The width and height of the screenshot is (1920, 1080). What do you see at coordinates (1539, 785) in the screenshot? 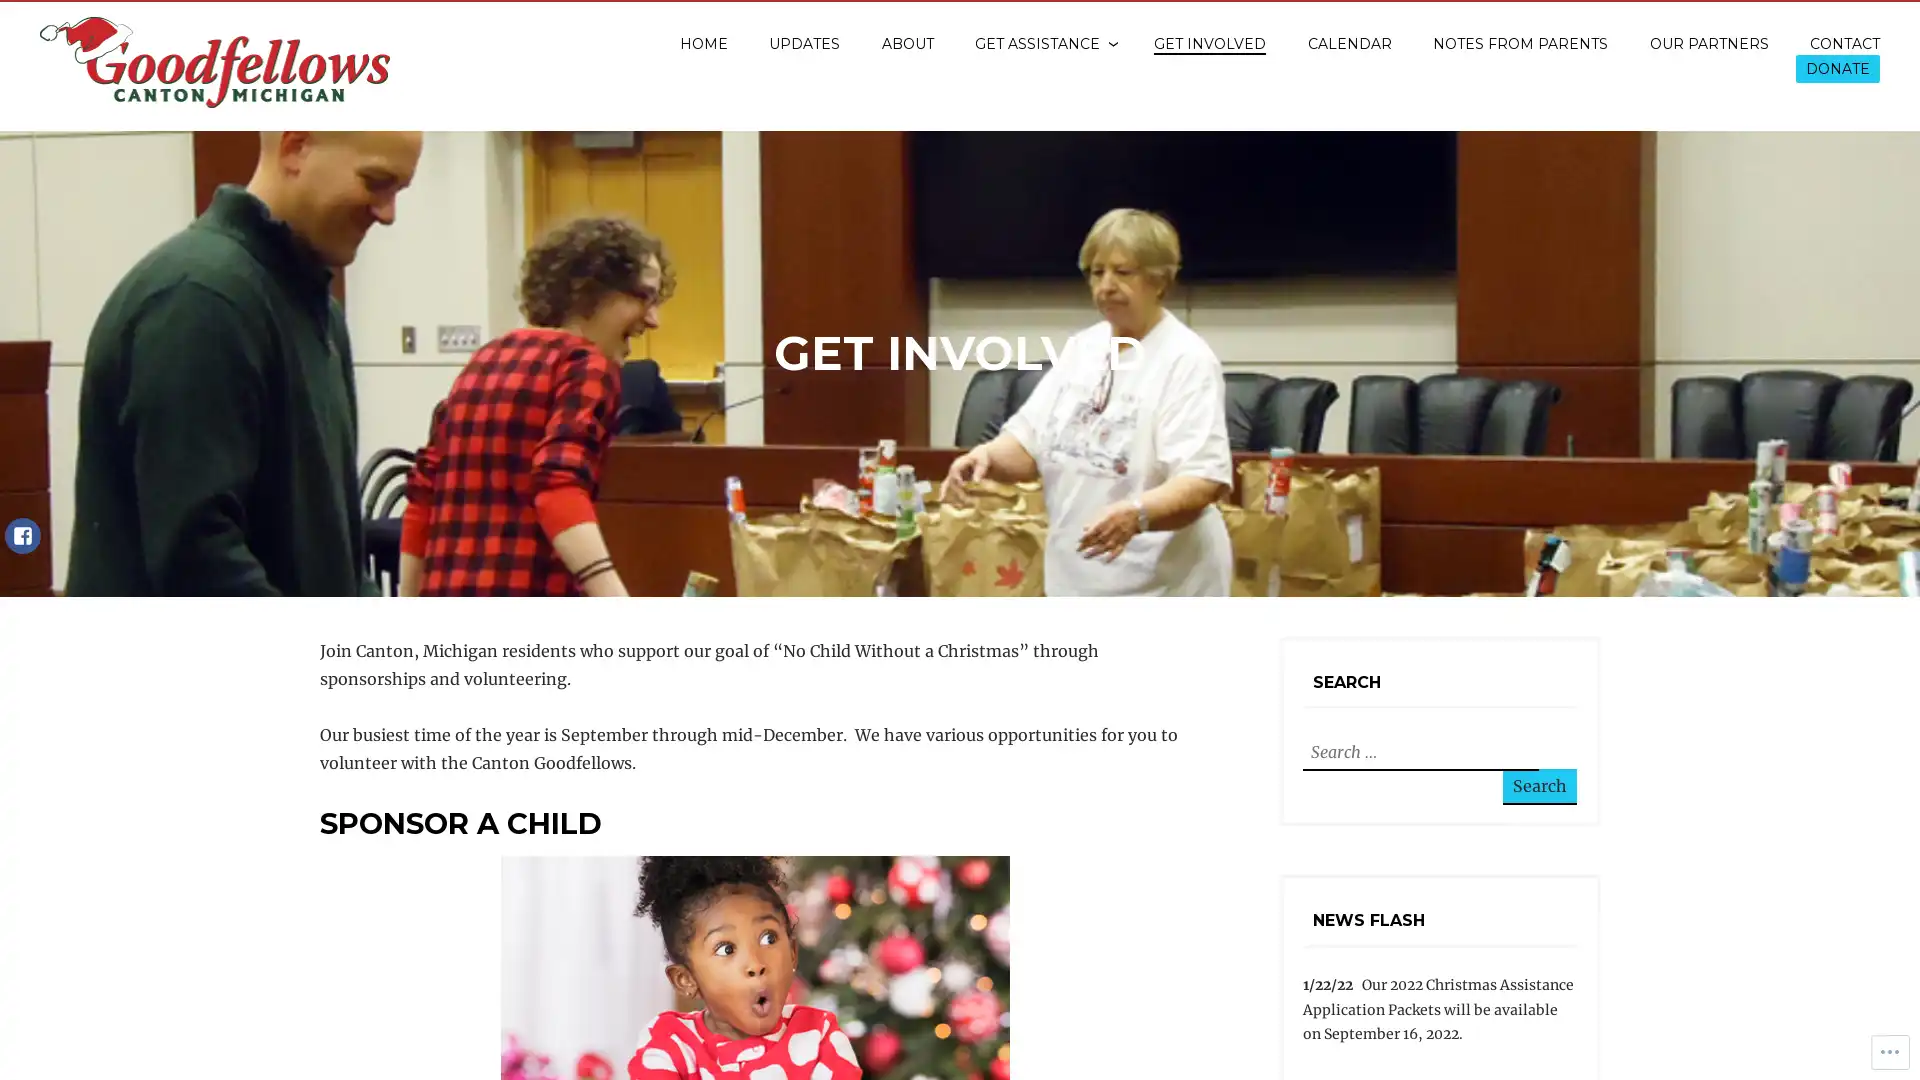
I see `Search` at bounding box center [1539, 785].